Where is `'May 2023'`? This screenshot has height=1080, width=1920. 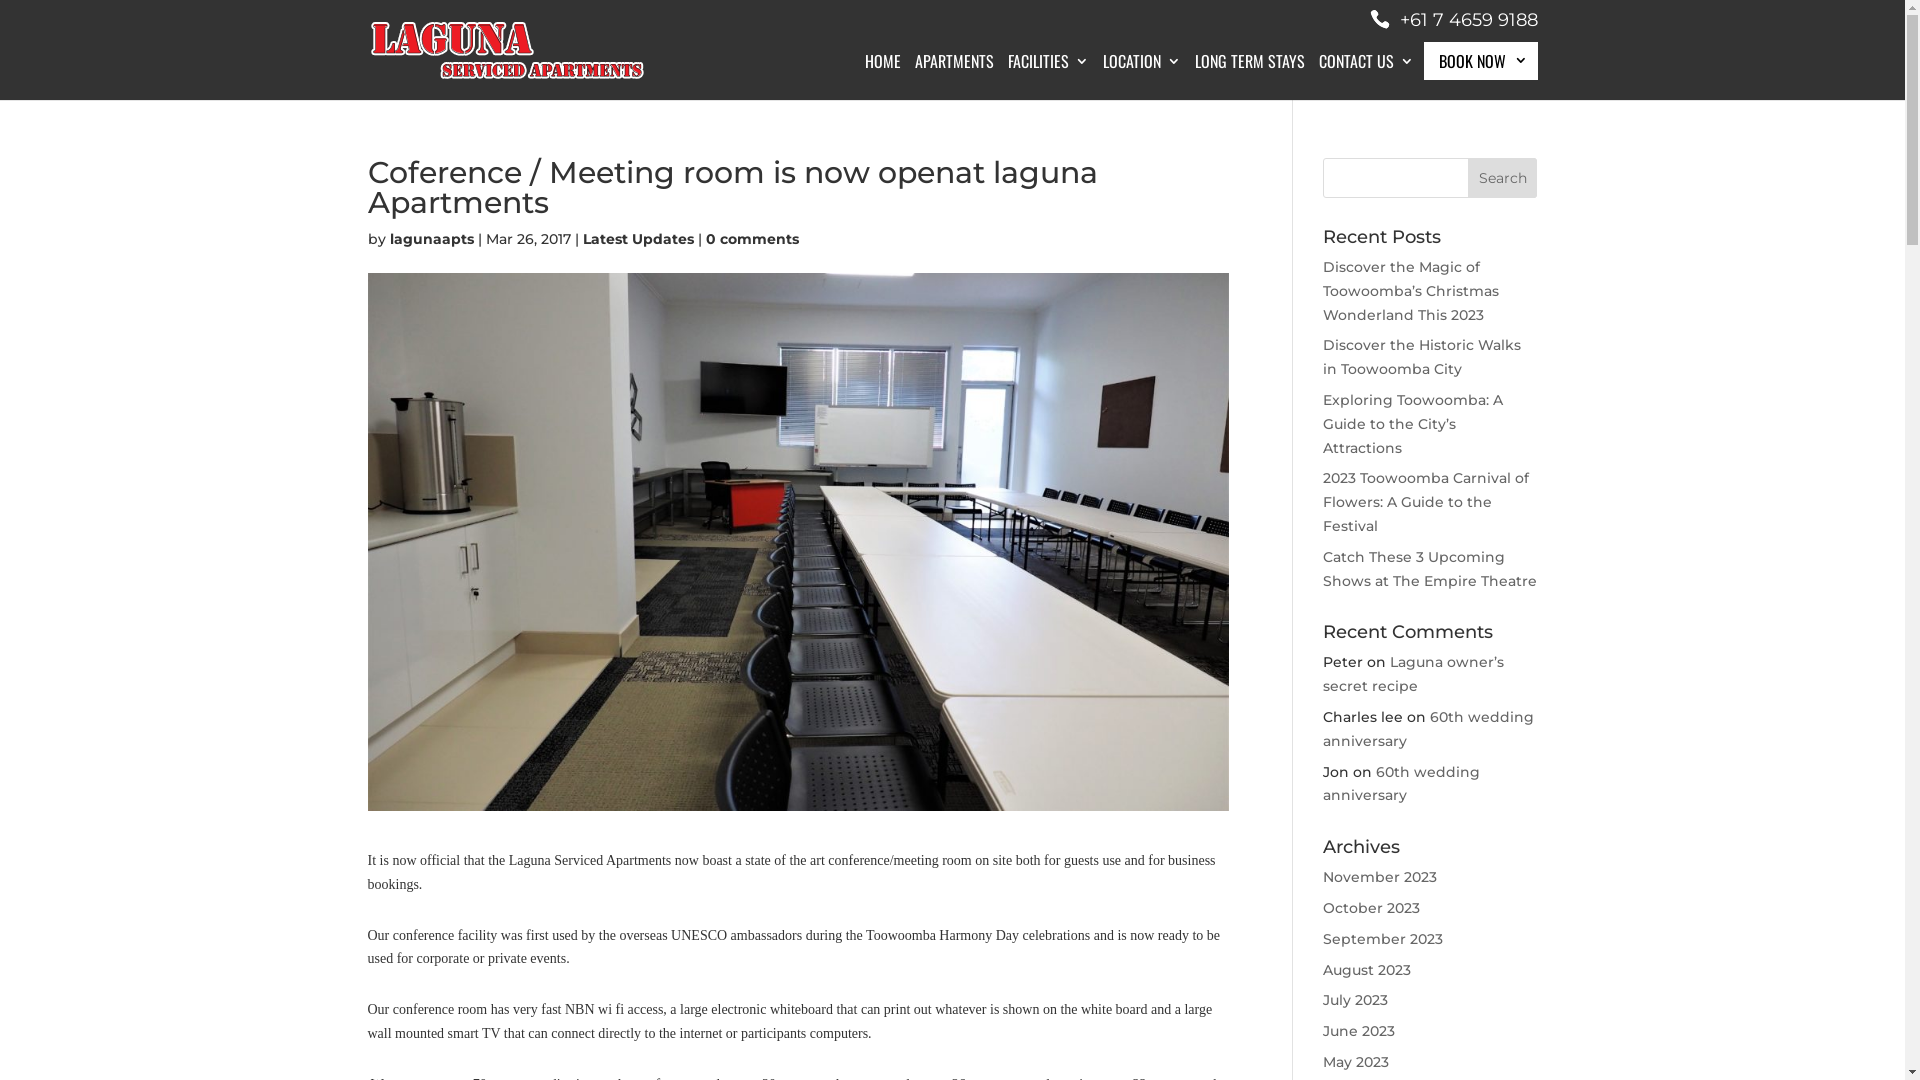
'May 2023' is located at coordinates (1356, 1060).